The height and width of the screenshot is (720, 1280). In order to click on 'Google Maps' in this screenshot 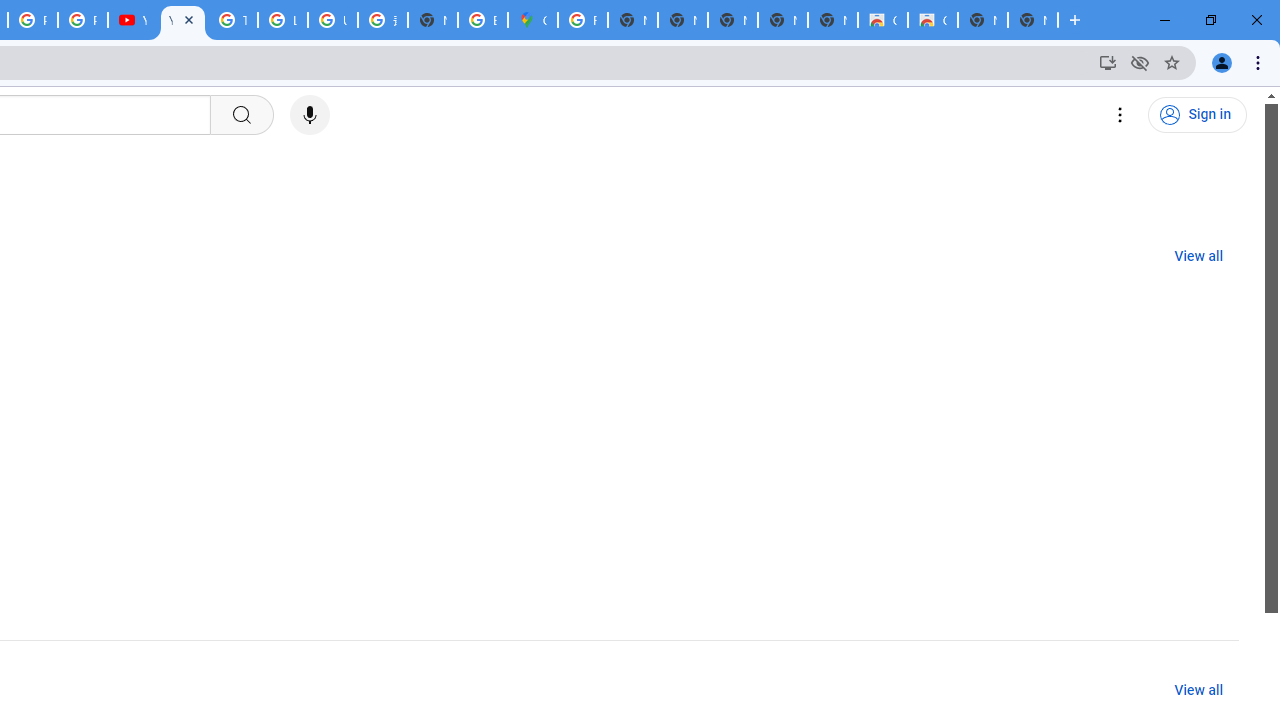, I will do `click(533, 20)`.